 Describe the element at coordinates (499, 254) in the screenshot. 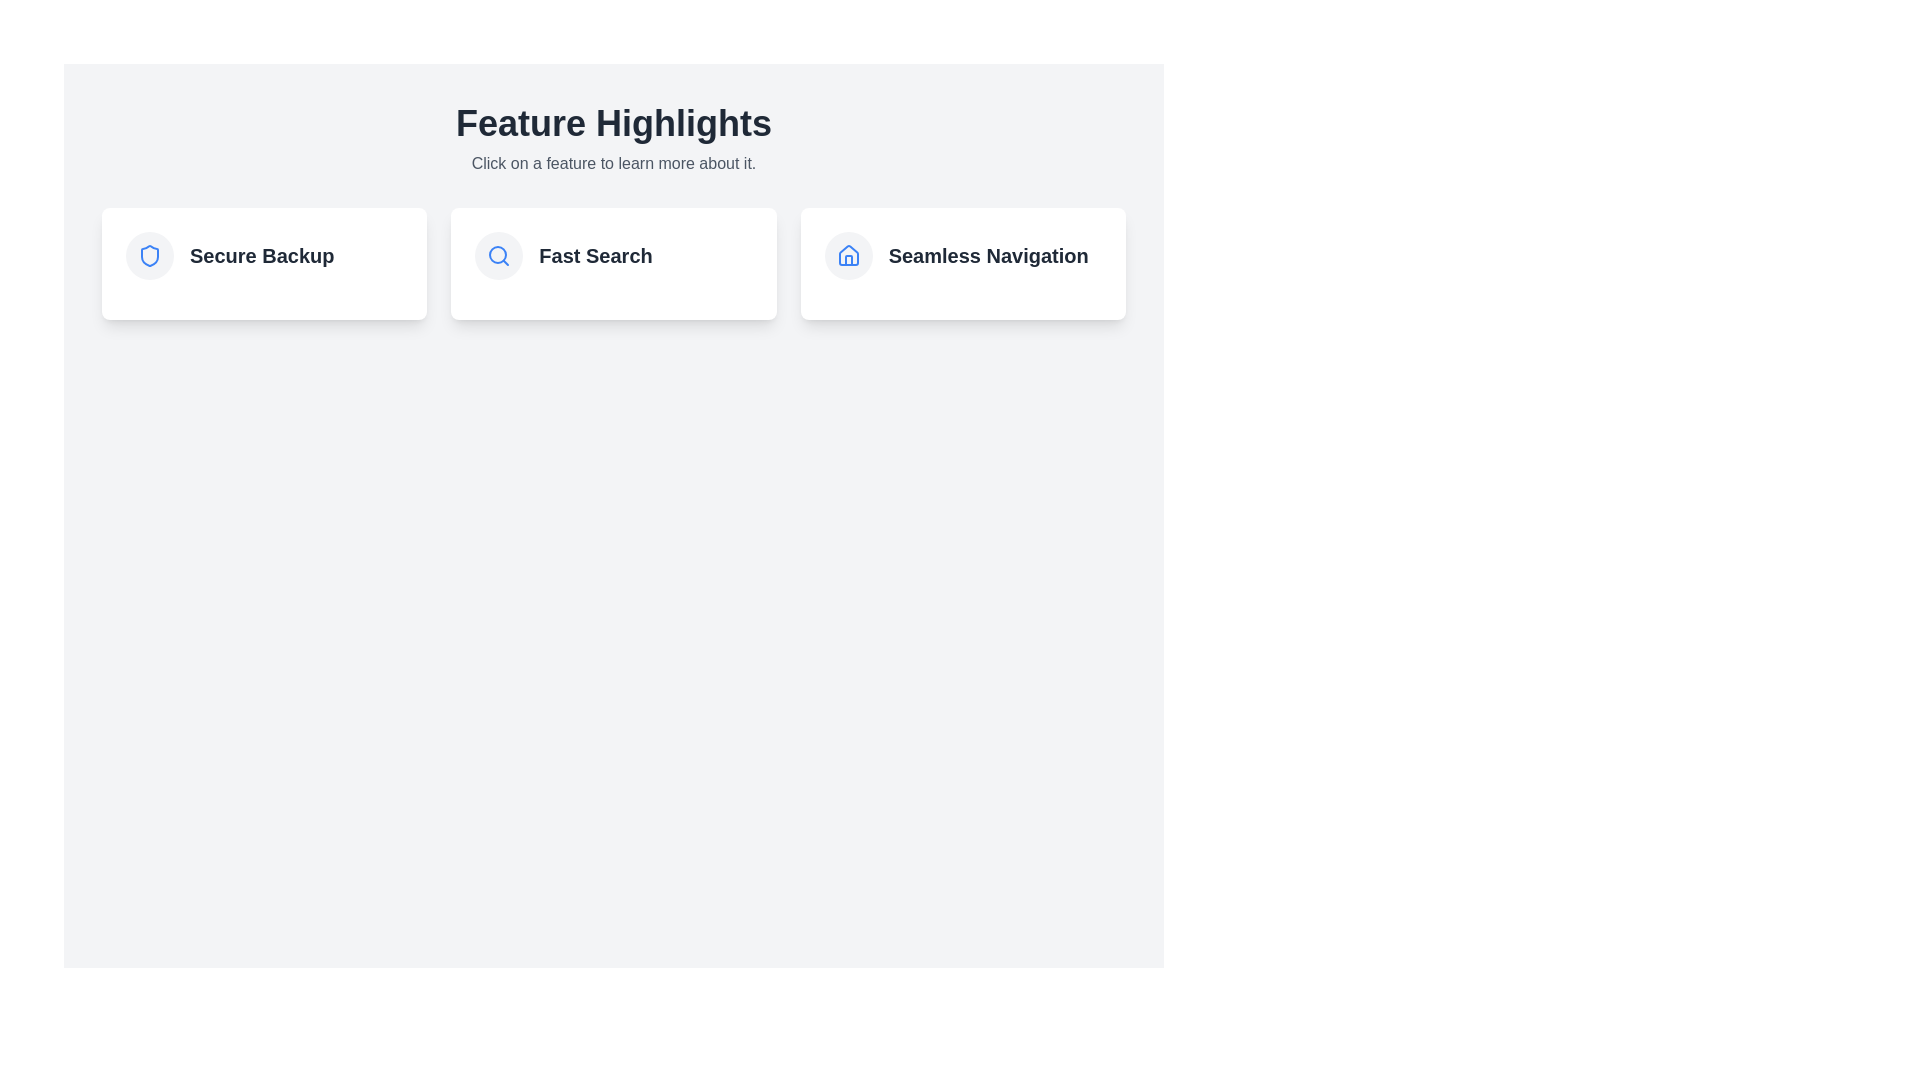

I see `the circular magnifying glass icon with a blue outline located in the second card under the 'Feature Highlights' section titled 'Fast Search'` at that location.